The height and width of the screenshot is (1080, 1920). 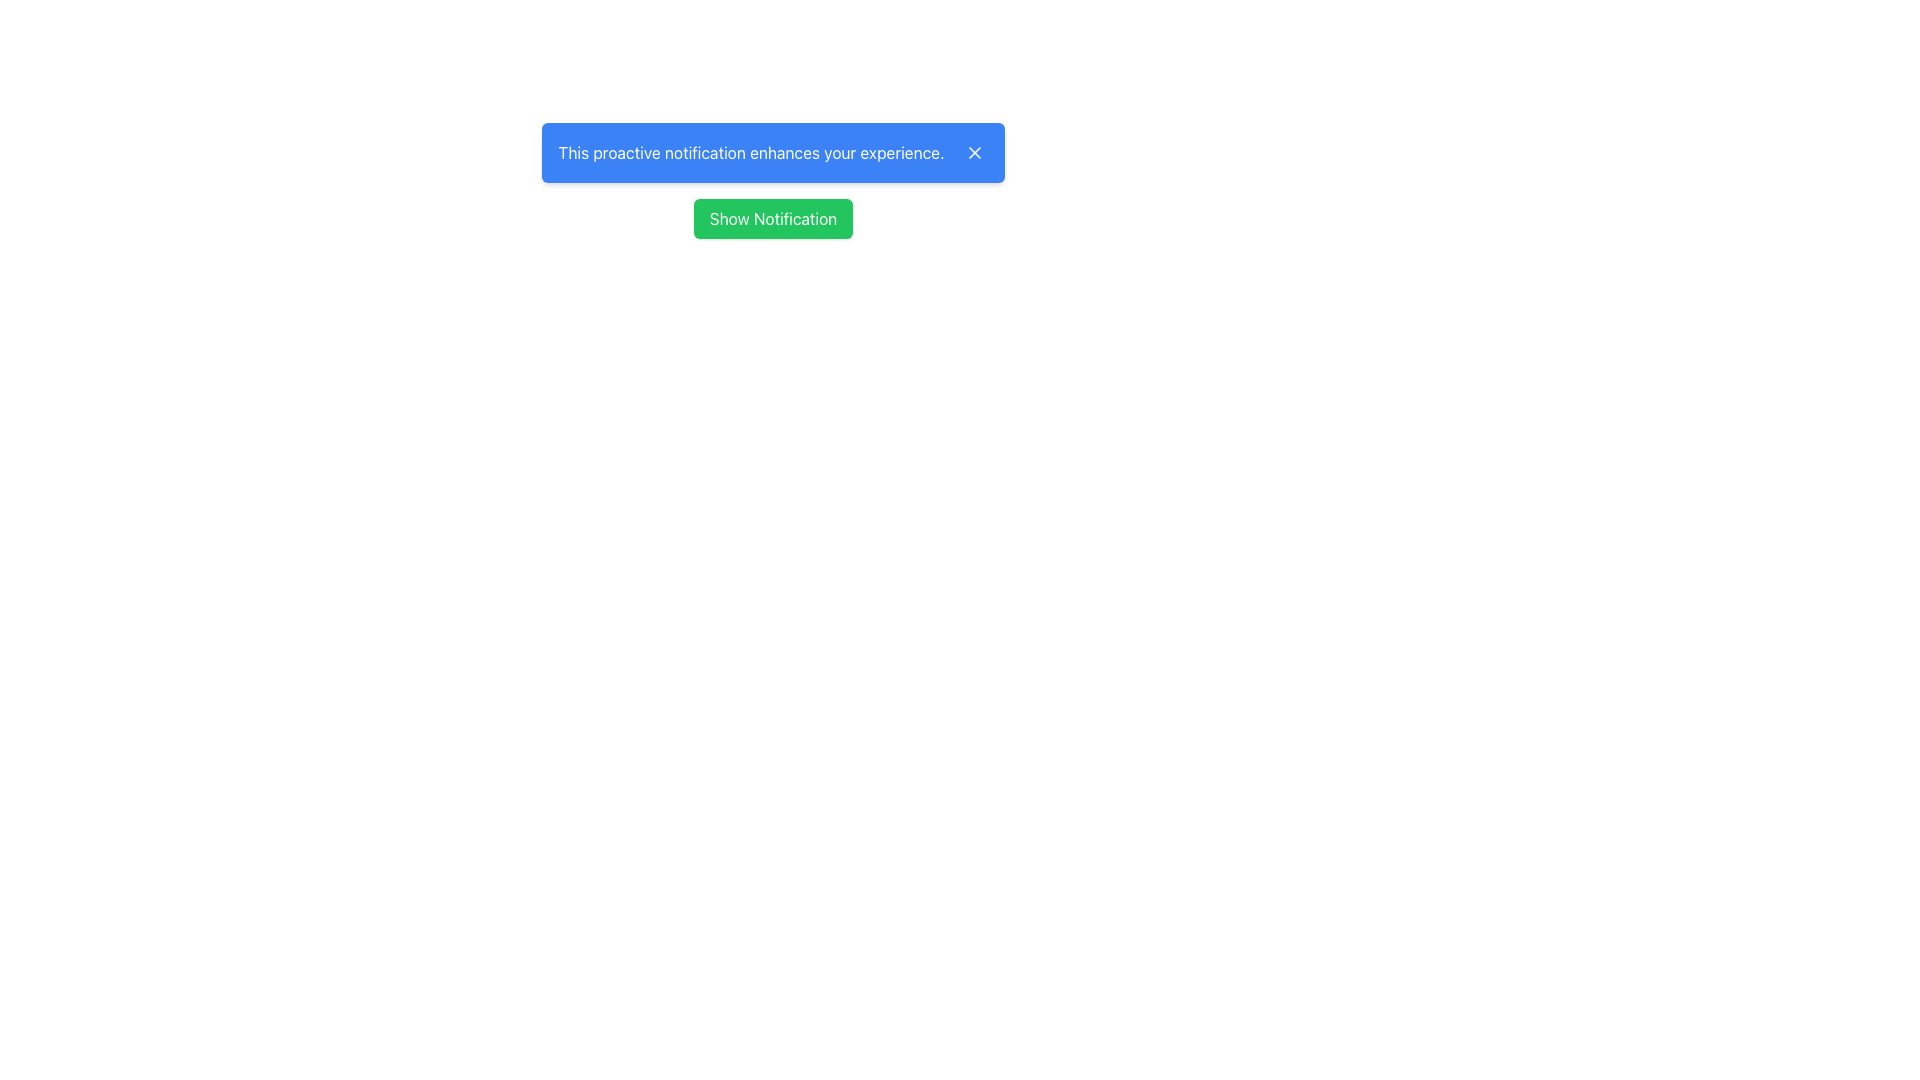 What do you see at coordinates (772, 219) in the screenshot?
I see `the button located below the blue notification panel` at bounding box center [772, 219].